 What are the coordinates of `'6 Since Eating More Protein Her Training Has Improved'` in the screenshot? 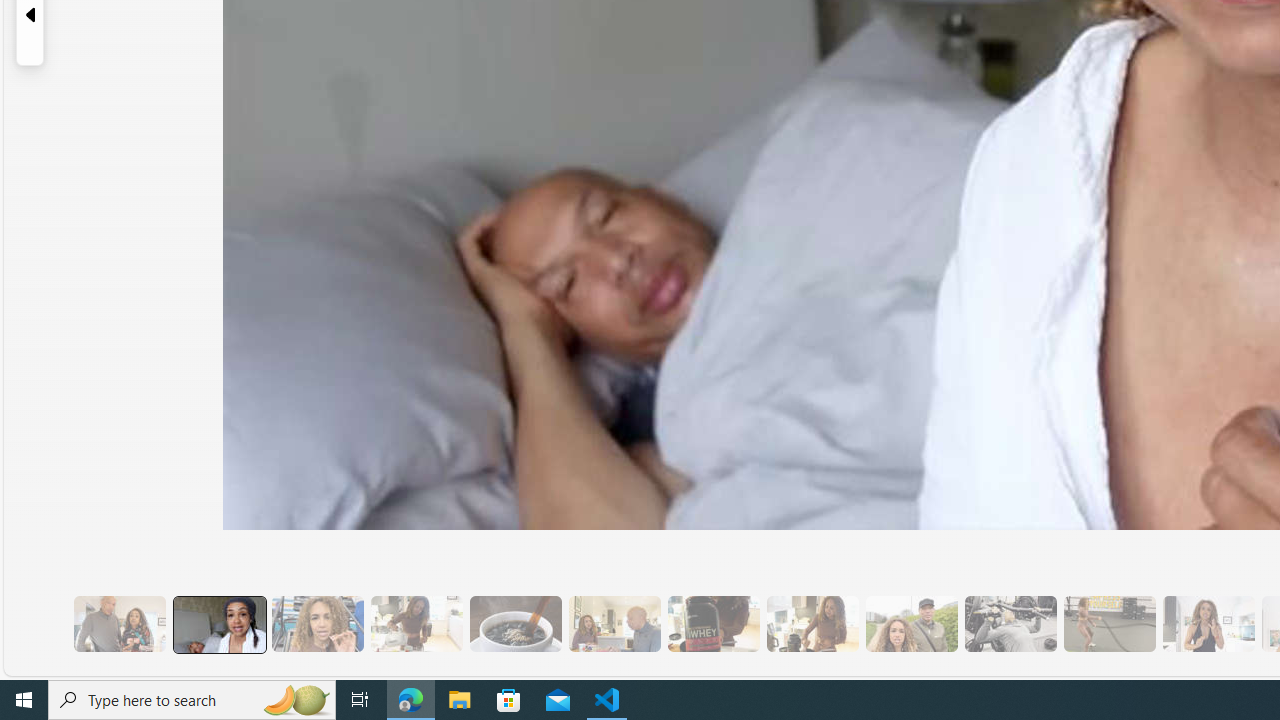 It's located at (713, 623).